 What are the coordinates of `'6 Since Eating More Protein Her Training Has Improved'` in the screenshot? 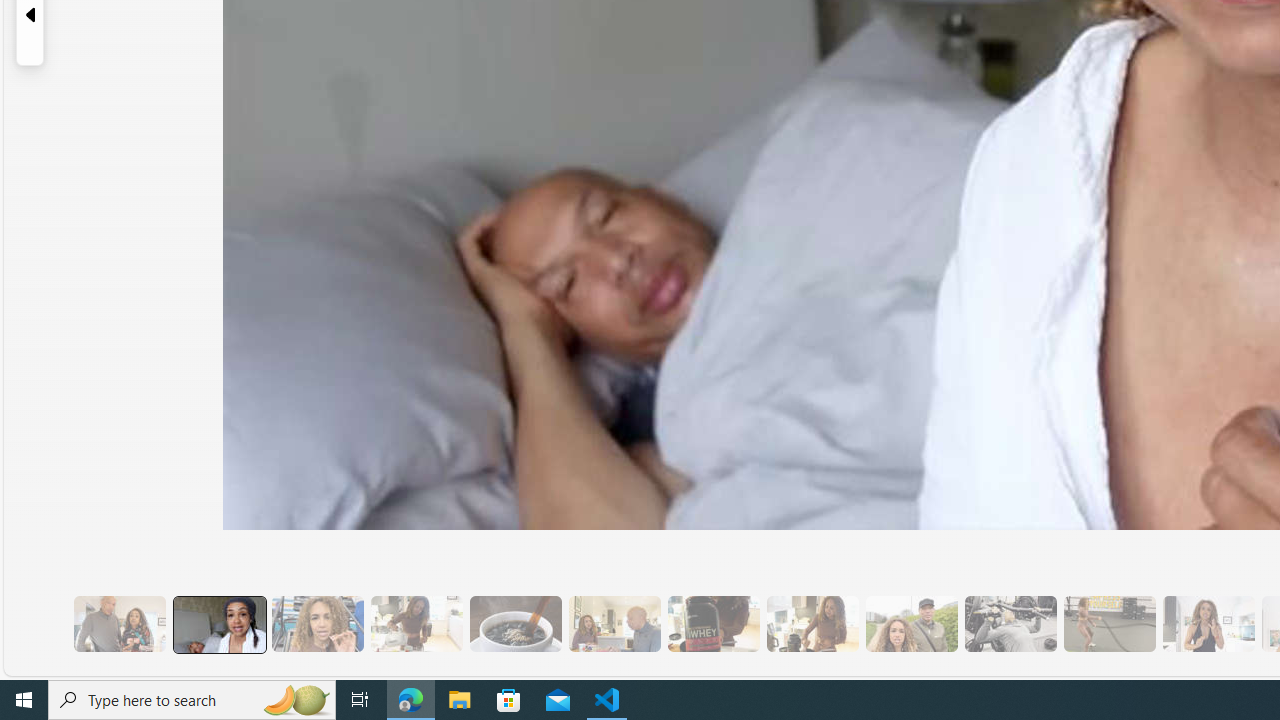 It's located at (713, 623).